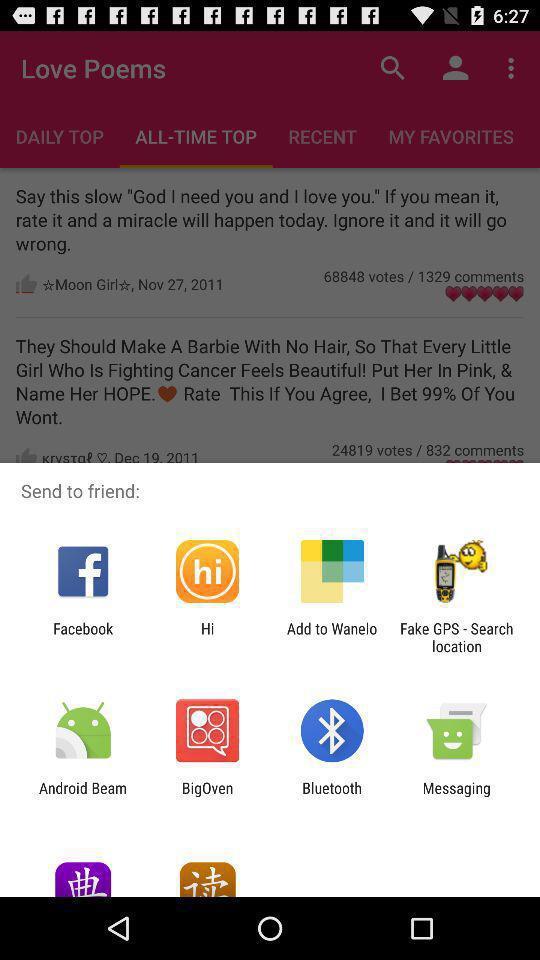 This screenshot has height=960, width=540. What do you see at coordinates (82, 796) in the screenshot?
I see `item next to bigoven app` at bounding box center [82, 796].